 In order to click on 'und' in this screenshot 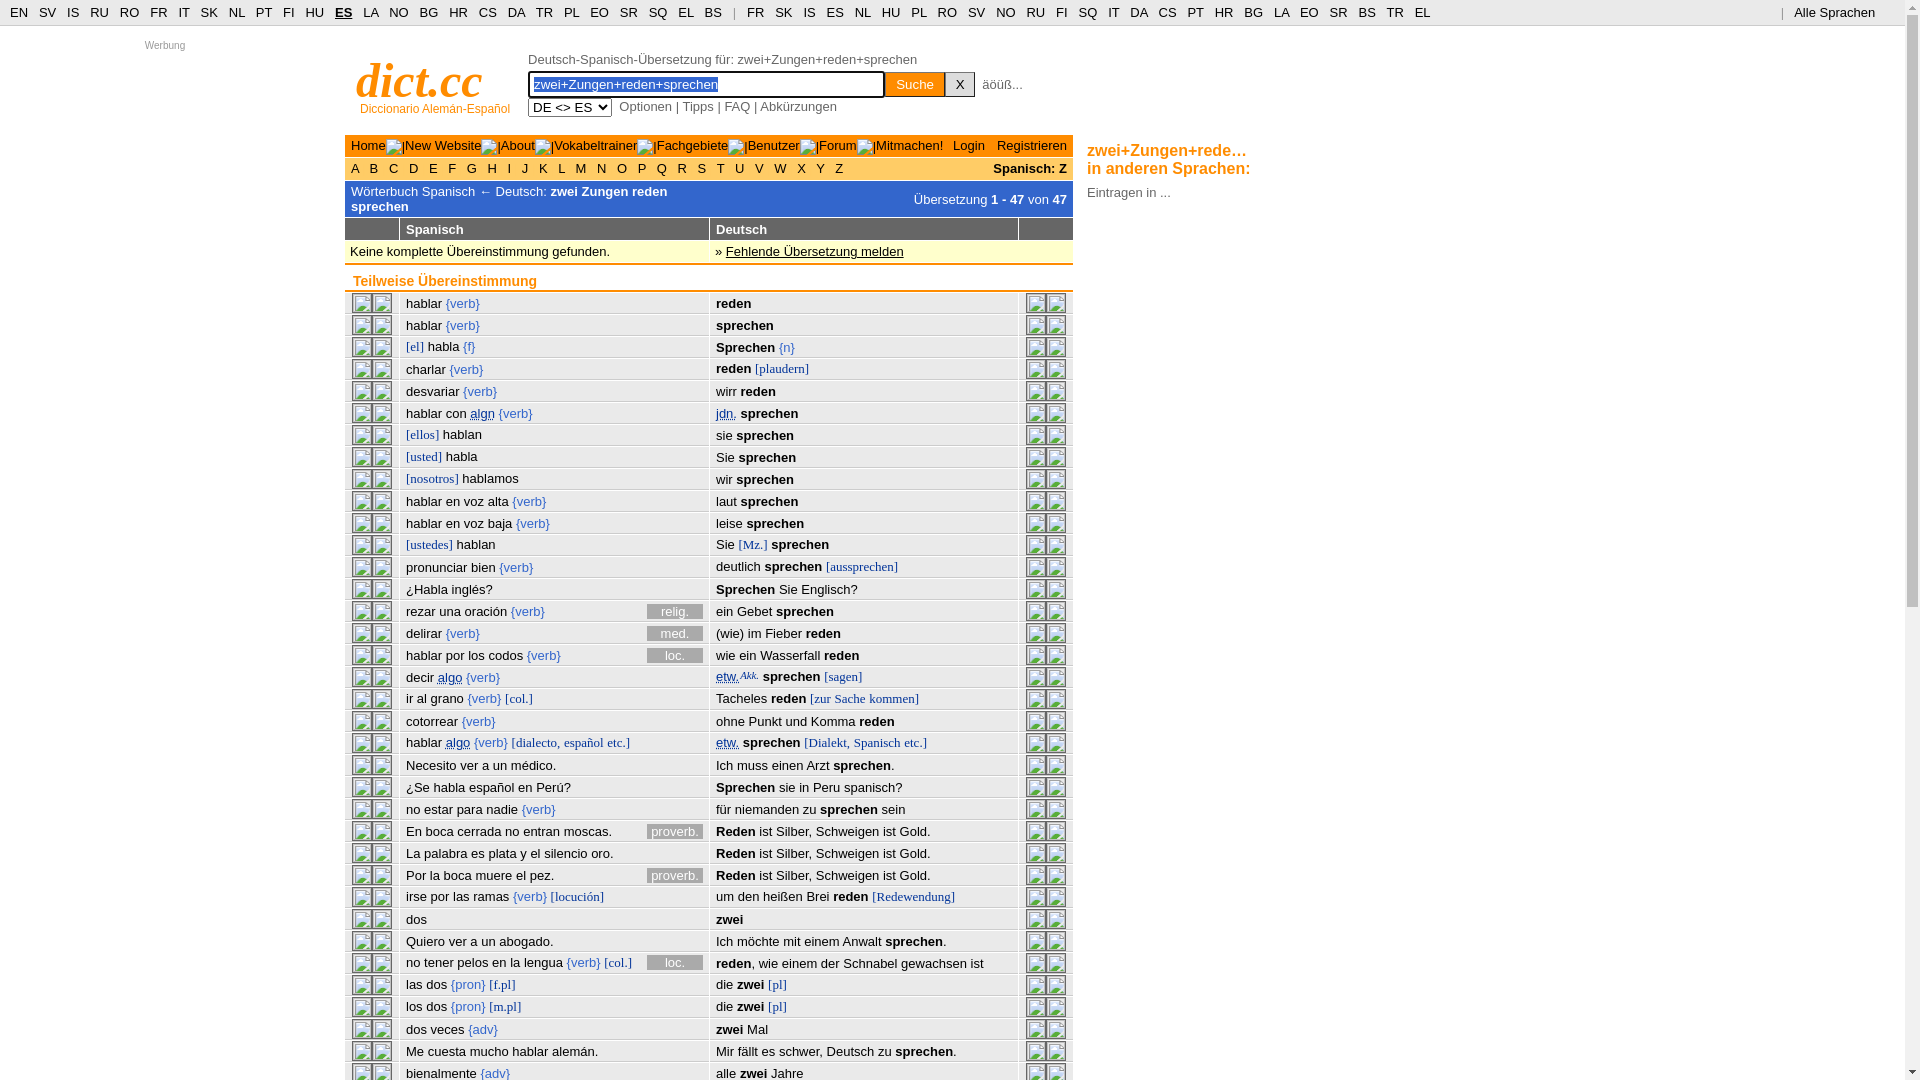, I will do `click(795, 721)`.